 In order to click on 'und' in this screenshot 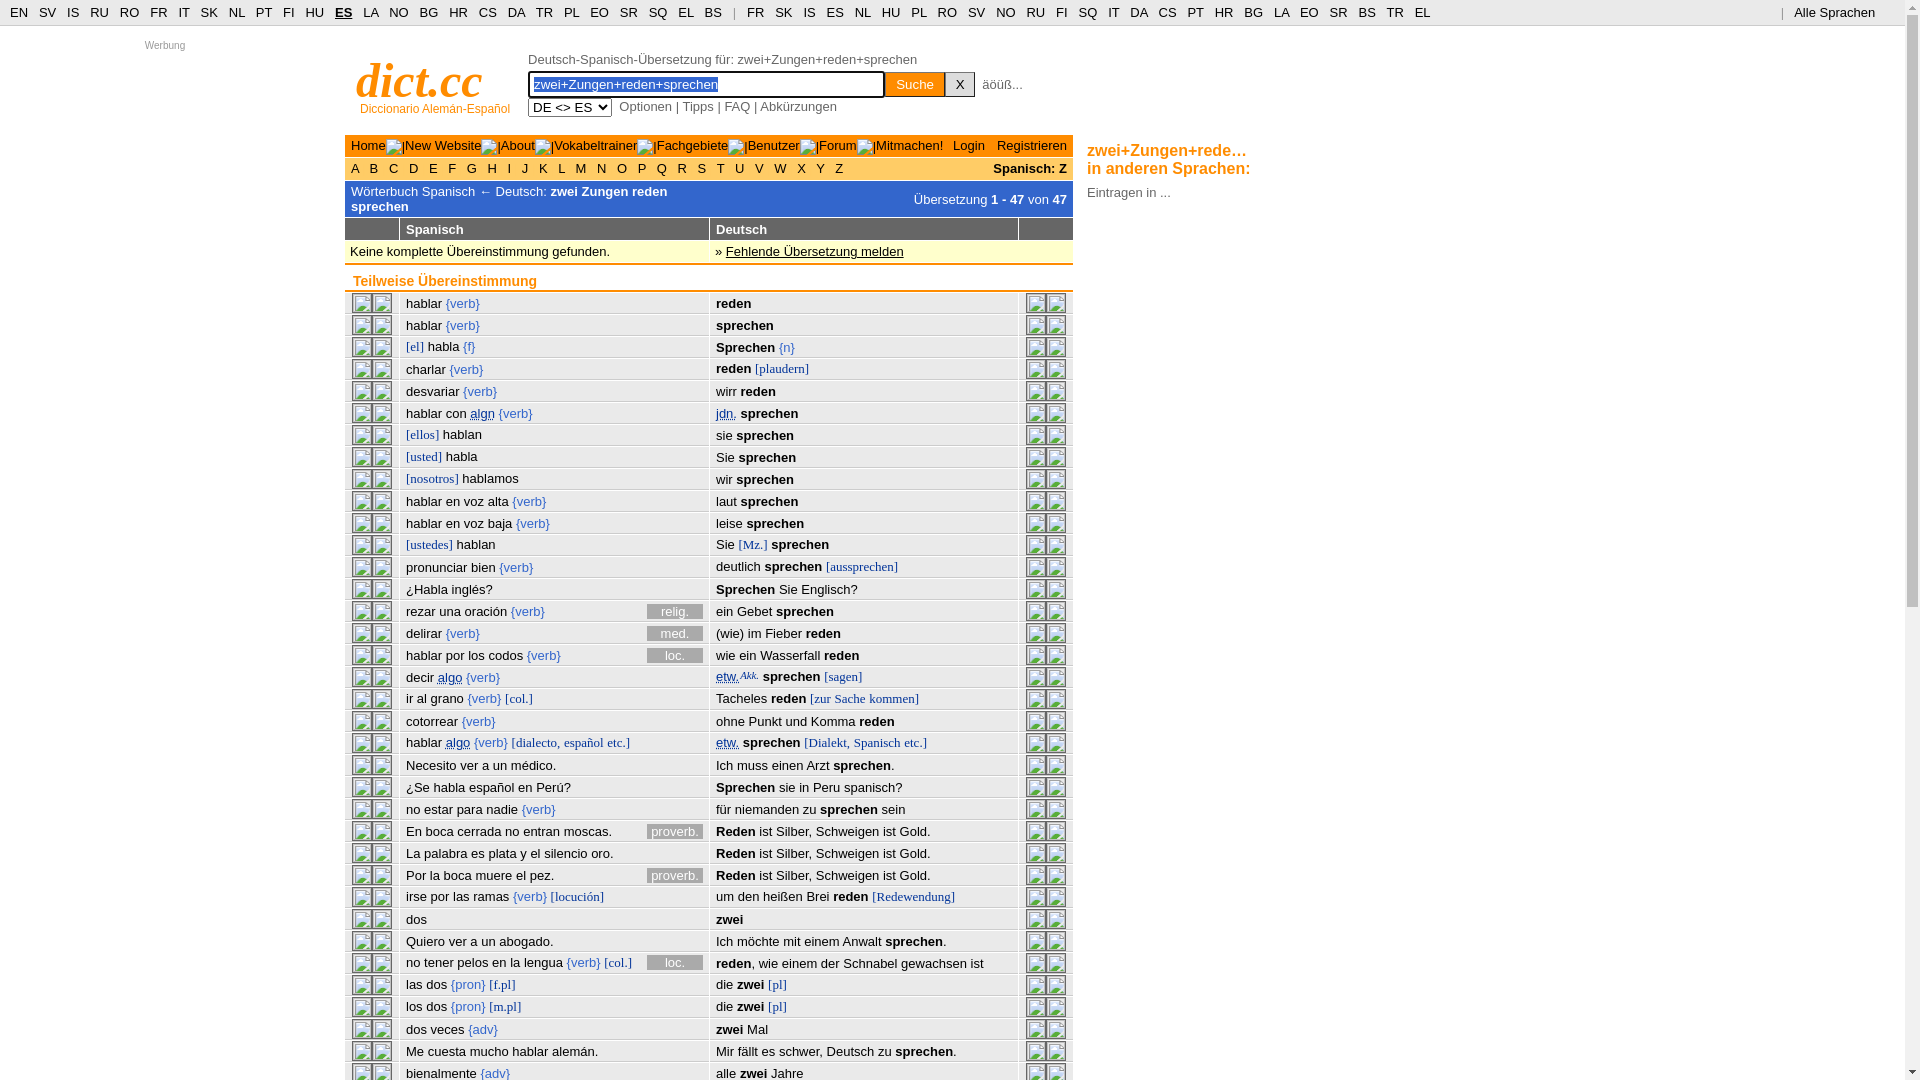, I will do `click(795, 721)`.